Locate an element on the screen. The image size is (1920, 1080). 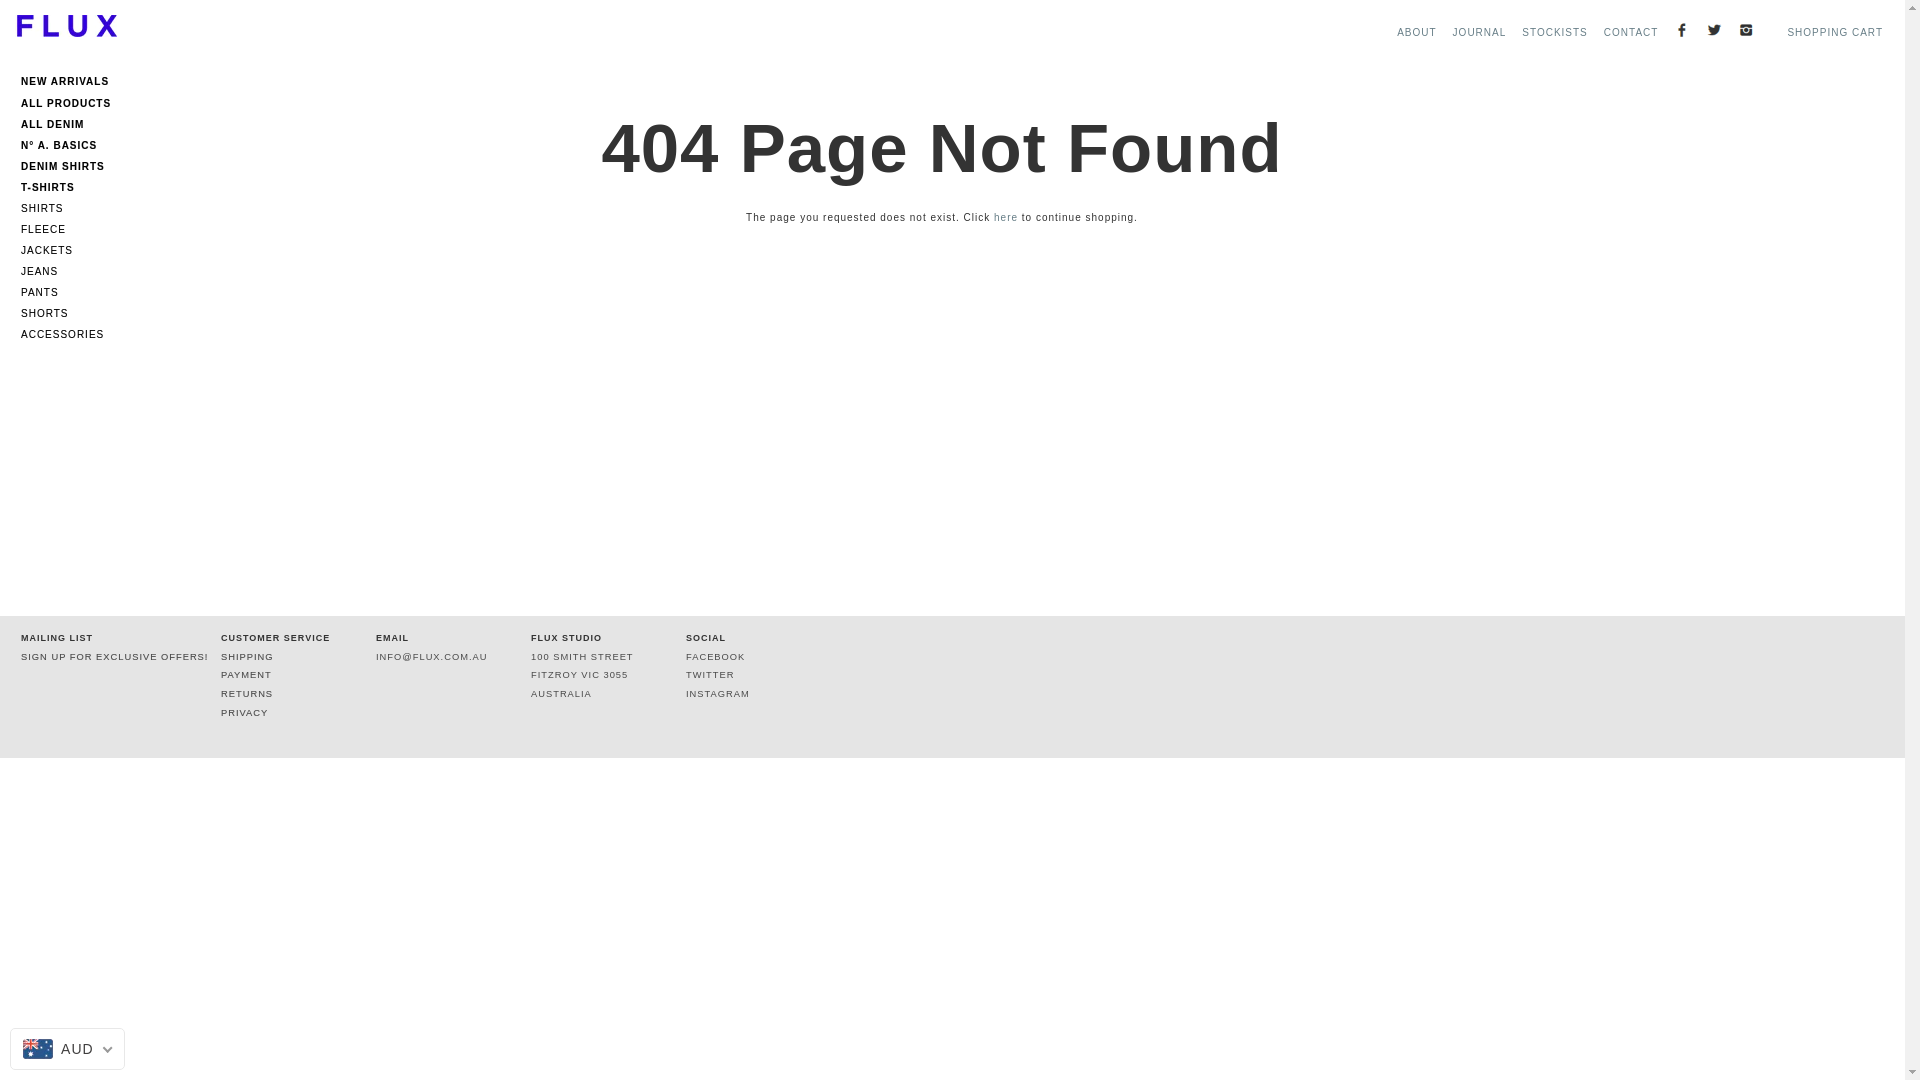
'JEANS' is located at coordinates (71, 271).